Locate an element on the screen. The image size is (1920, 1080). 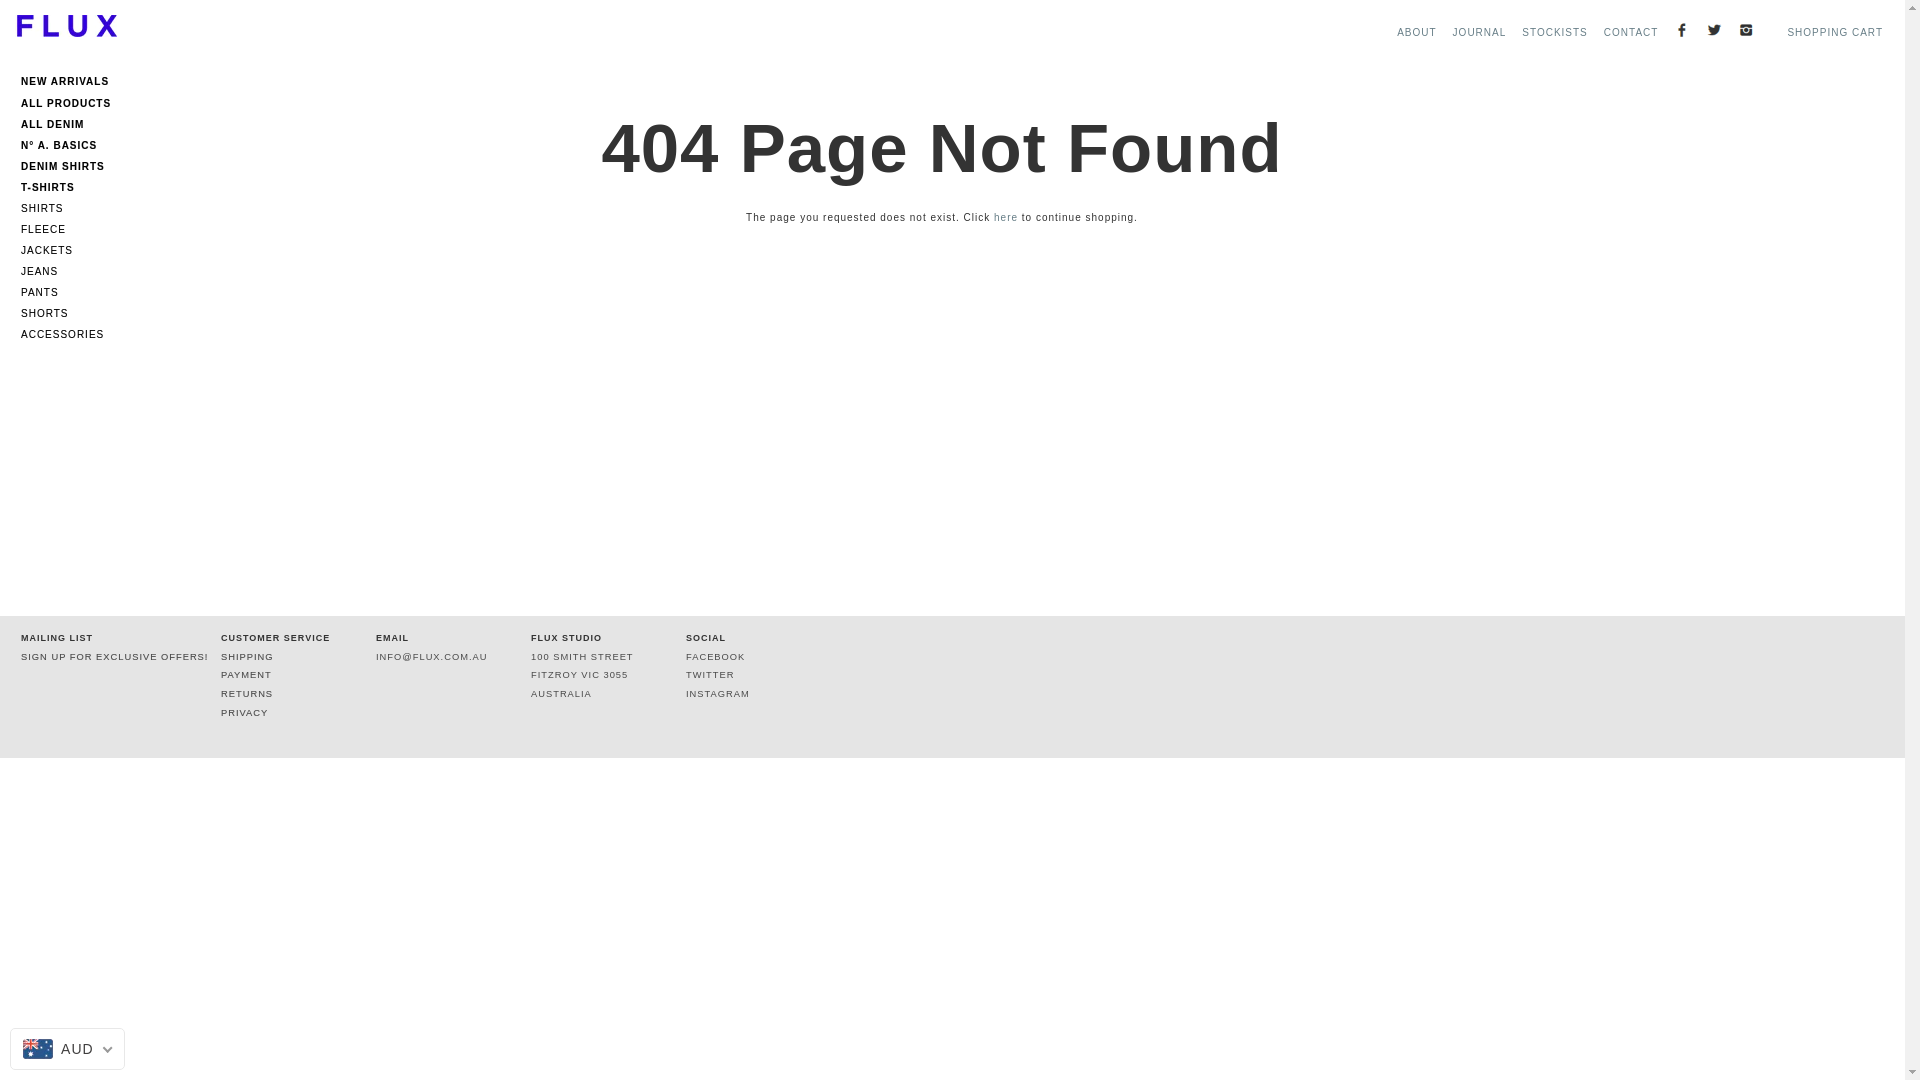
'JEANS' is located at coordinates (71, 271).